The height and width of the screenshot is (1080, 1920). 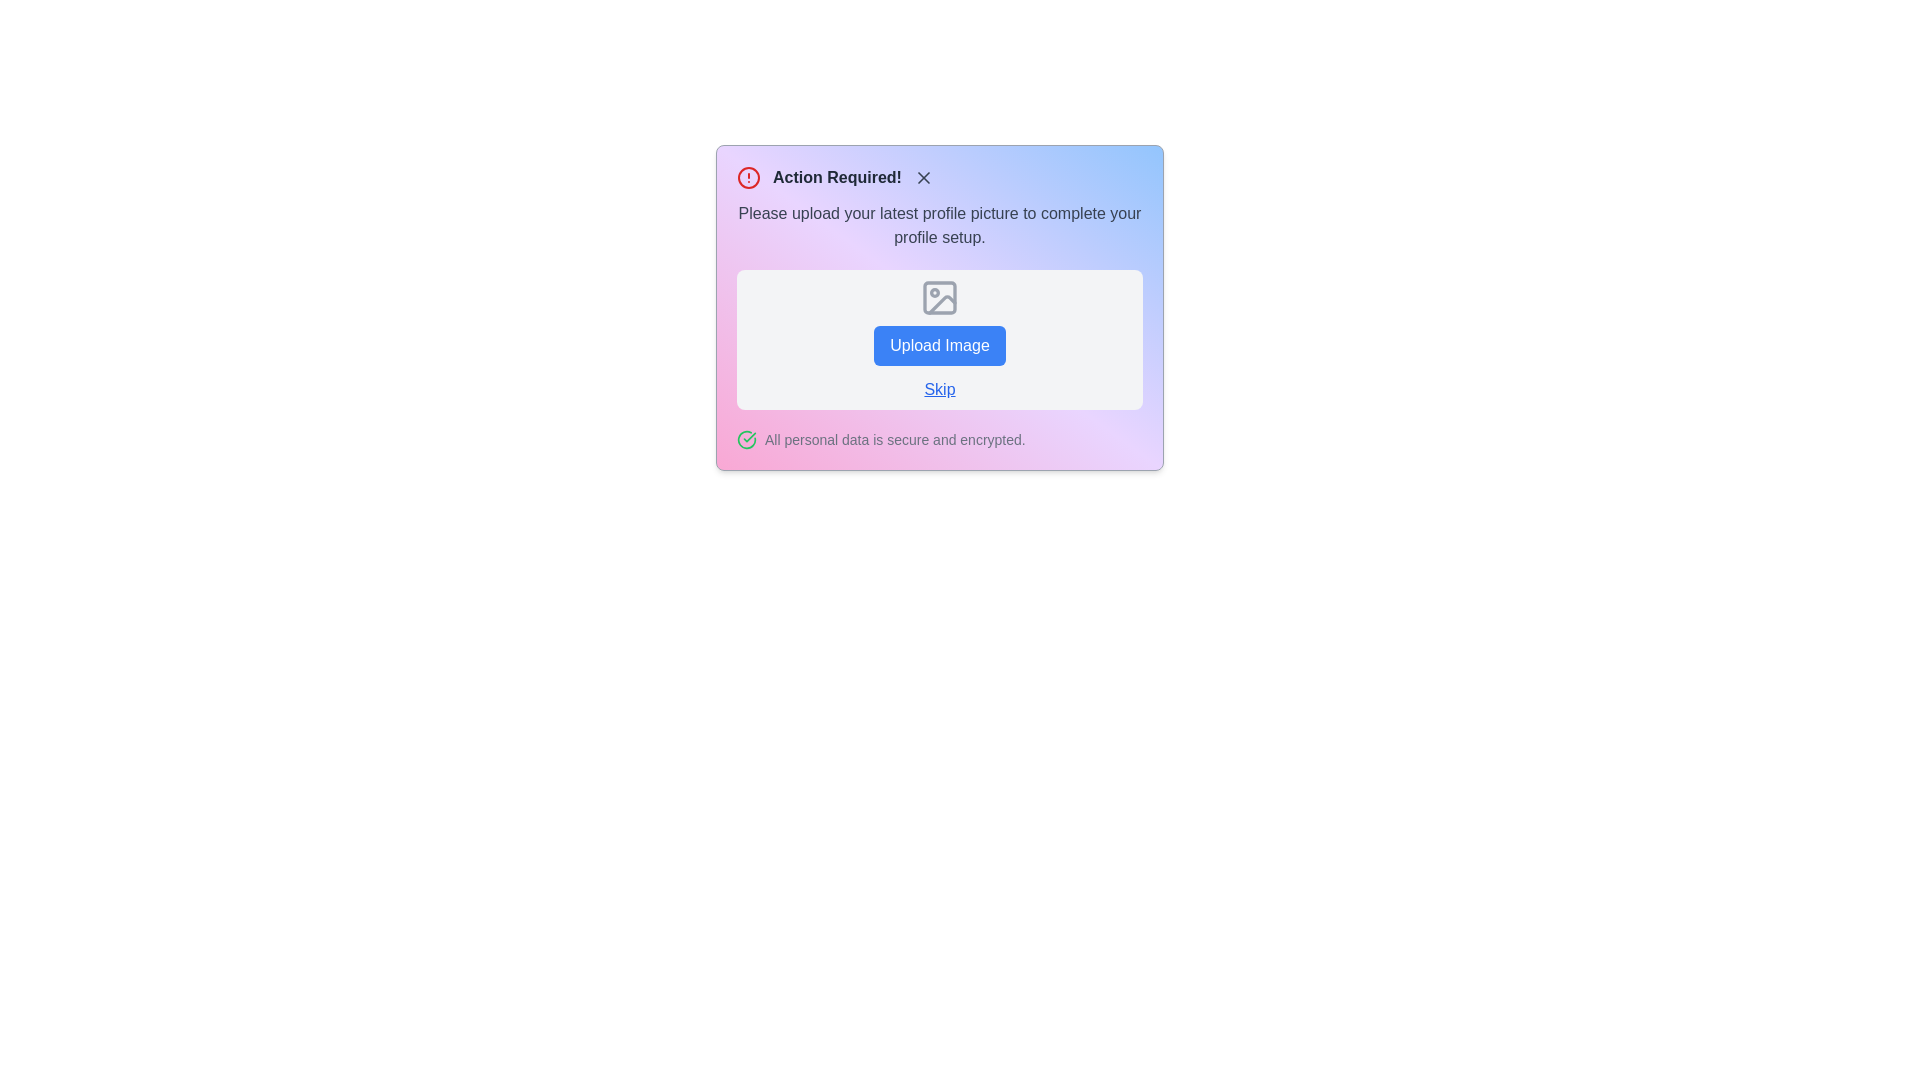 I want to click on close button to dismiss the alert, so click(x=922, y=176).